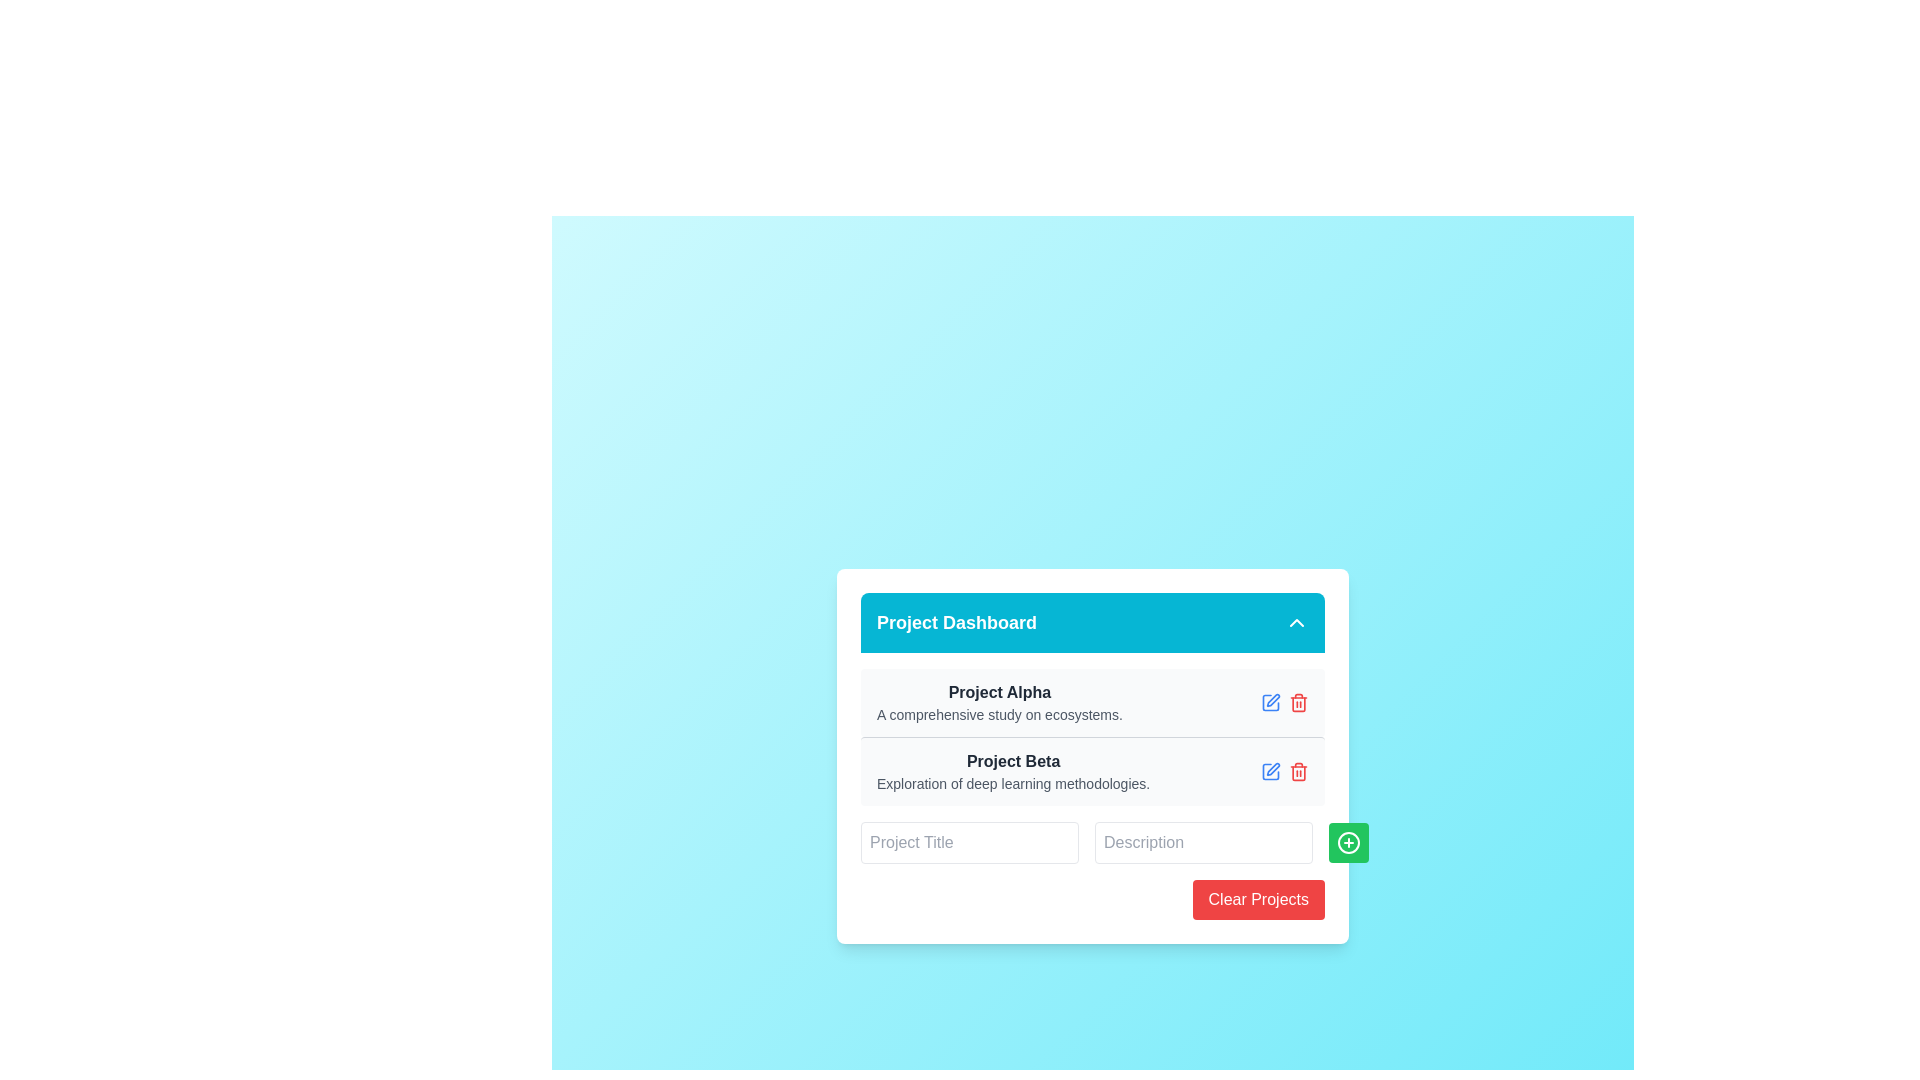 The width and height of the screenshot is (1920, 1080). I want to click on the edit button located to the right of the 'Project Alpha' label under the 'Project Dashboard' section to initiate editing for the associated entry, so click(1270, 701).